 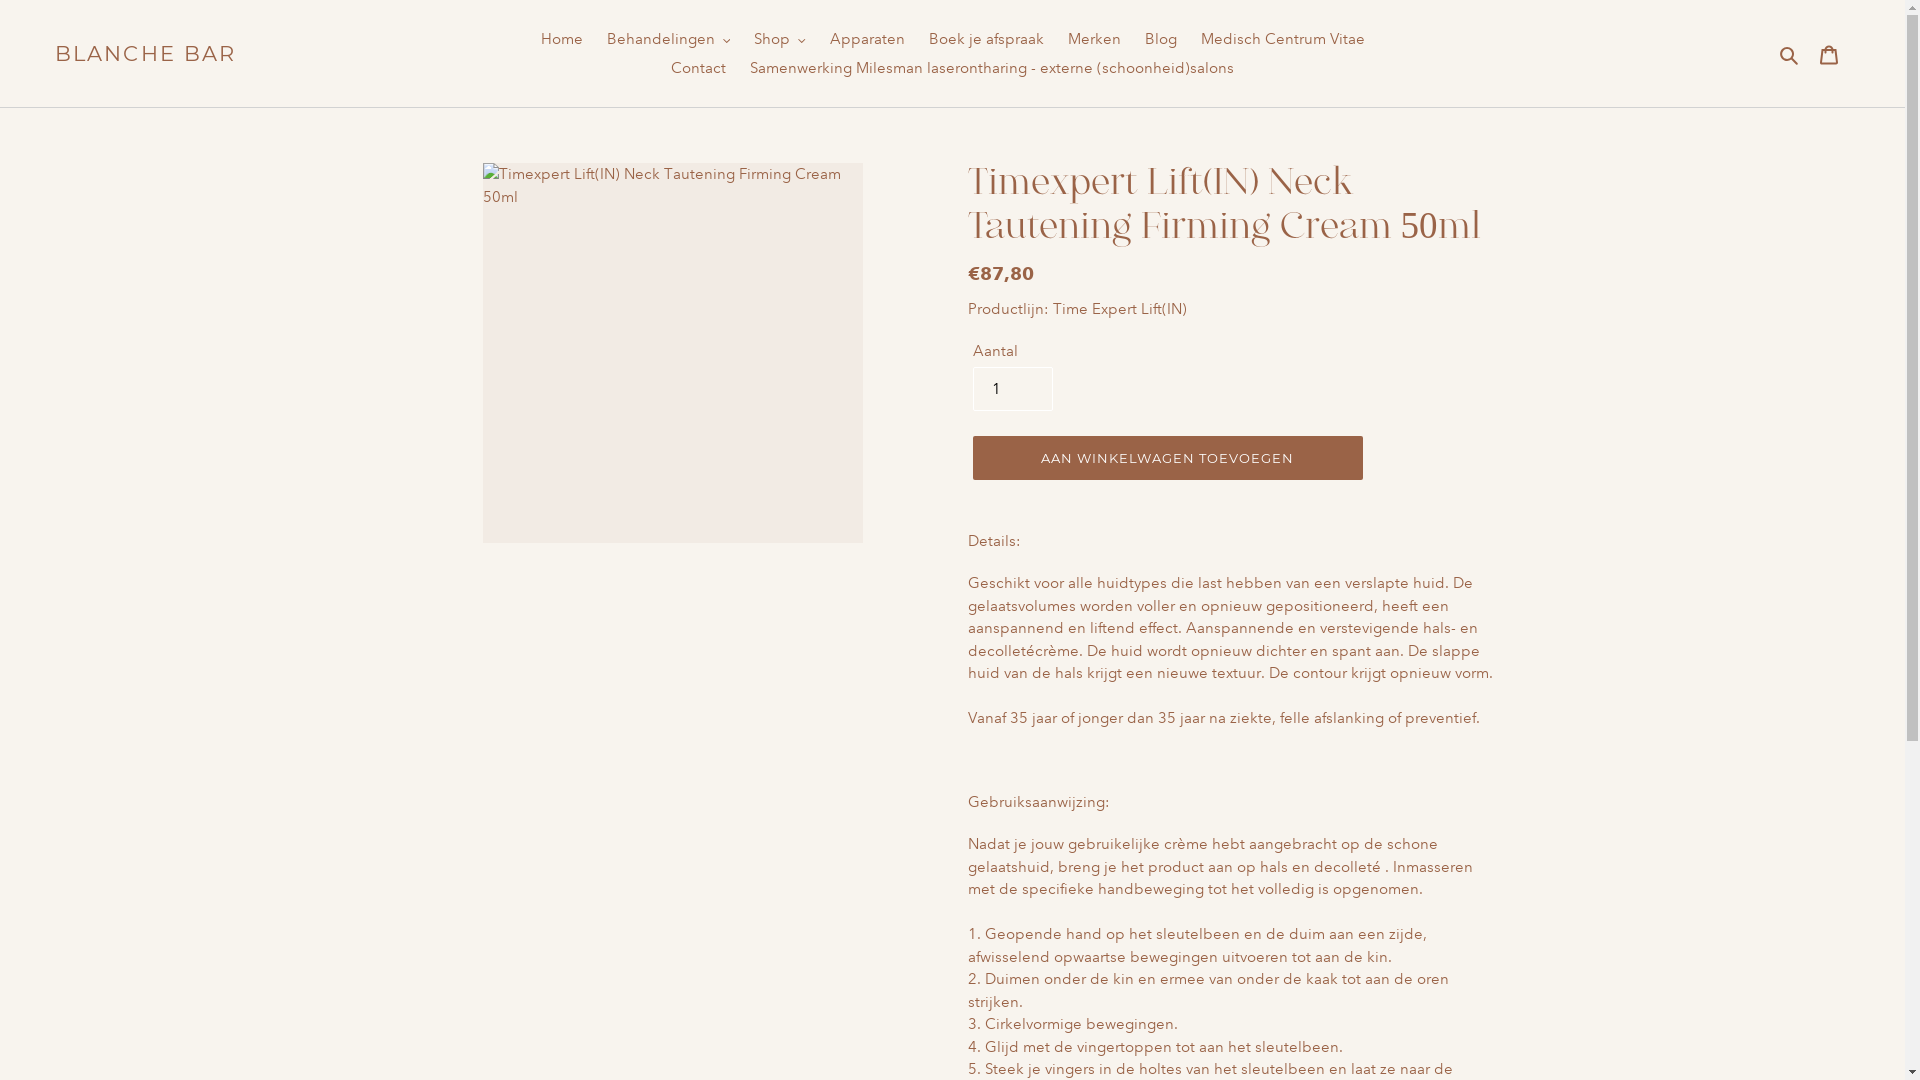 I want to click on 'Home', so click(x=560, y=39).